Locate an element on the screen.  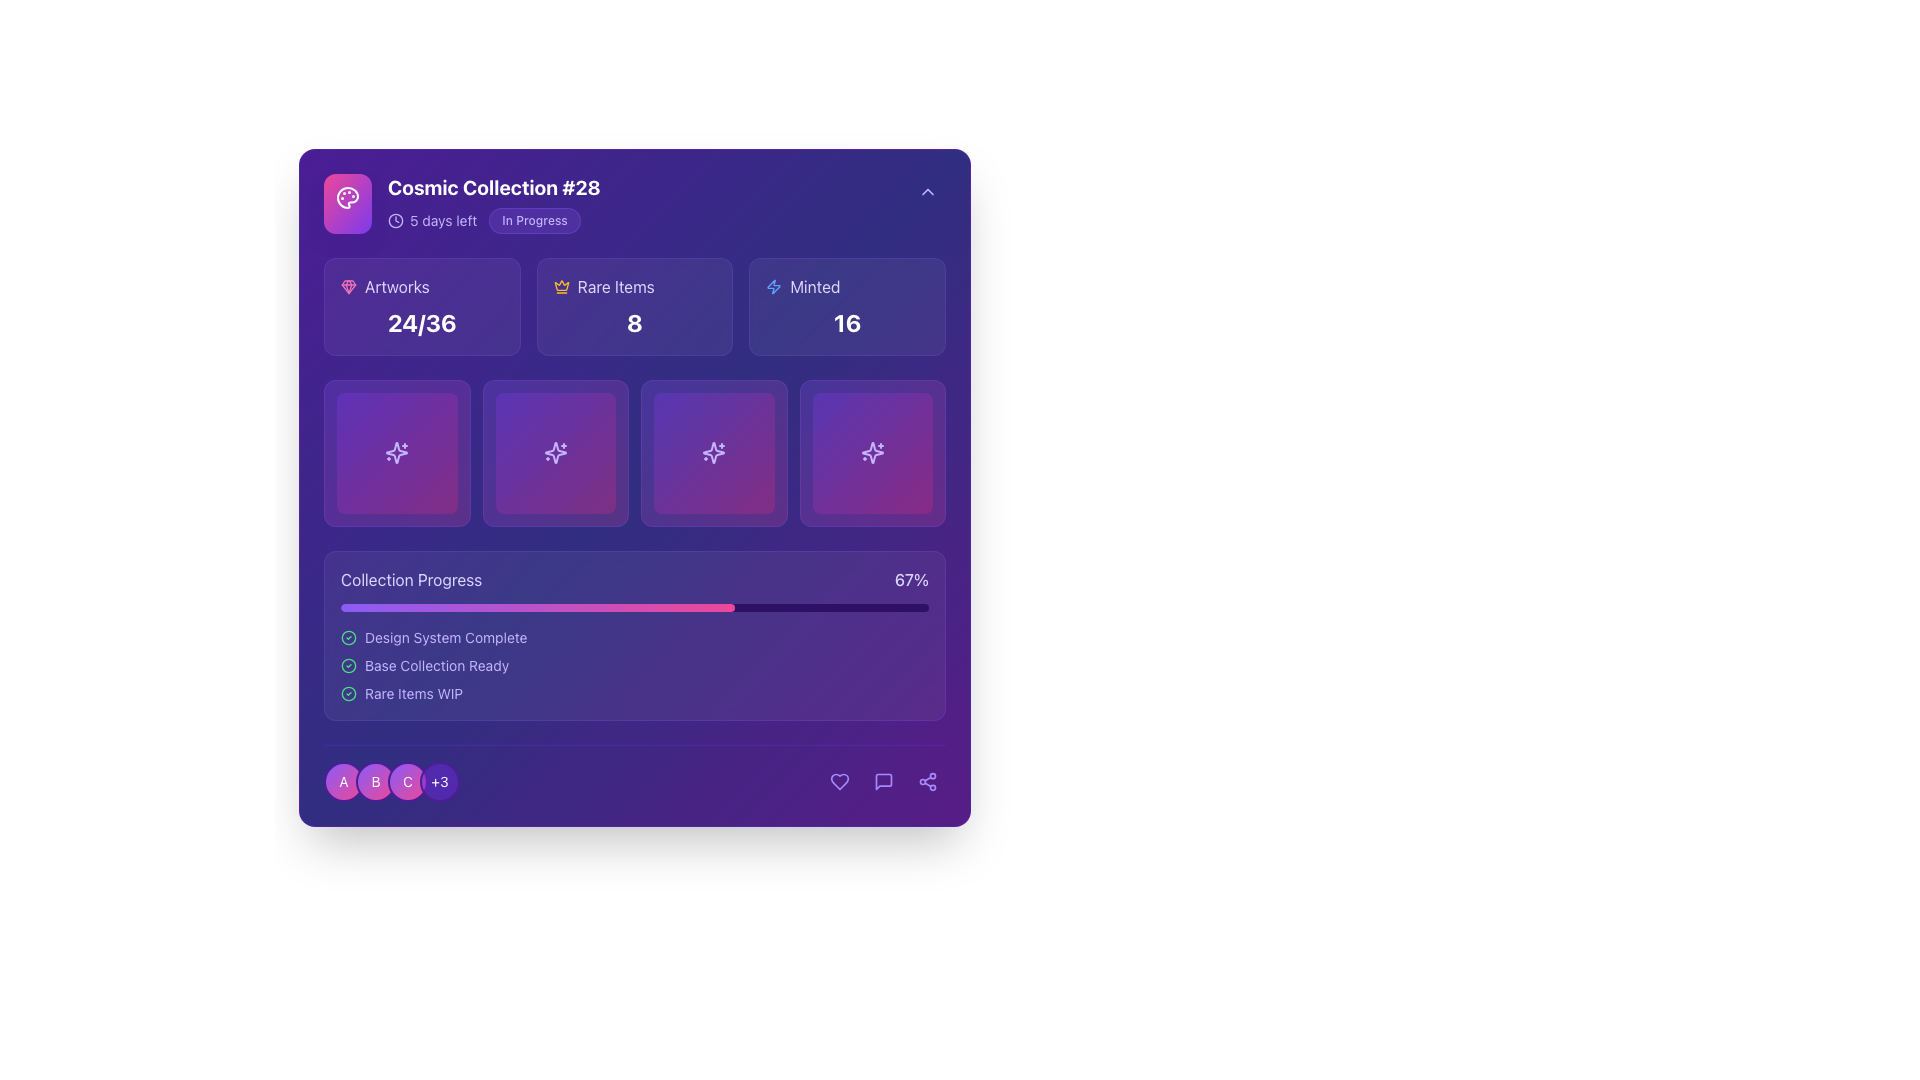
displayed numeric value '8' from the Text Display element located at the bottom-right corner of the 'Rare Items' card, which features a bold, large-sized white number on a dark purple background is located at coordinates (633, 322).